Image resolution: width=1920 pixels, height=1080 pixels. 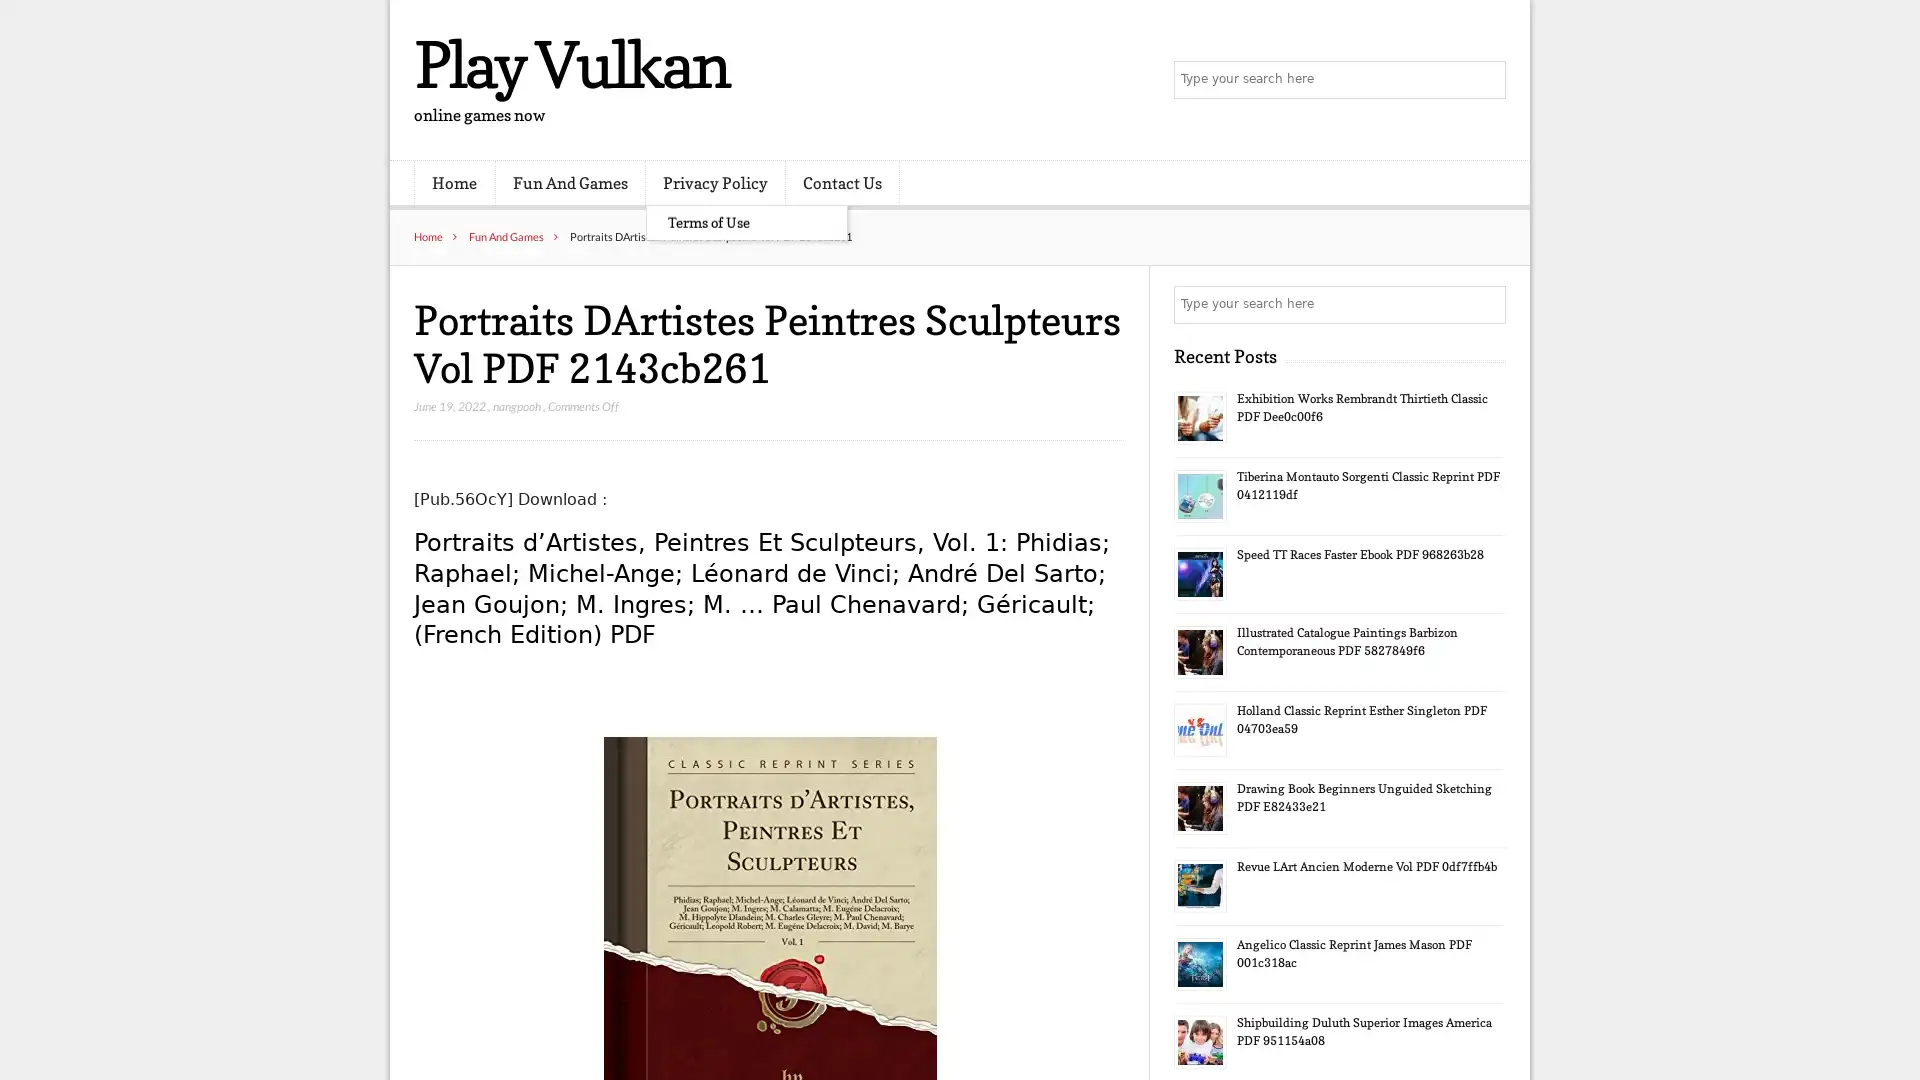 I want to click on Search, so click(x=1485, y=80).